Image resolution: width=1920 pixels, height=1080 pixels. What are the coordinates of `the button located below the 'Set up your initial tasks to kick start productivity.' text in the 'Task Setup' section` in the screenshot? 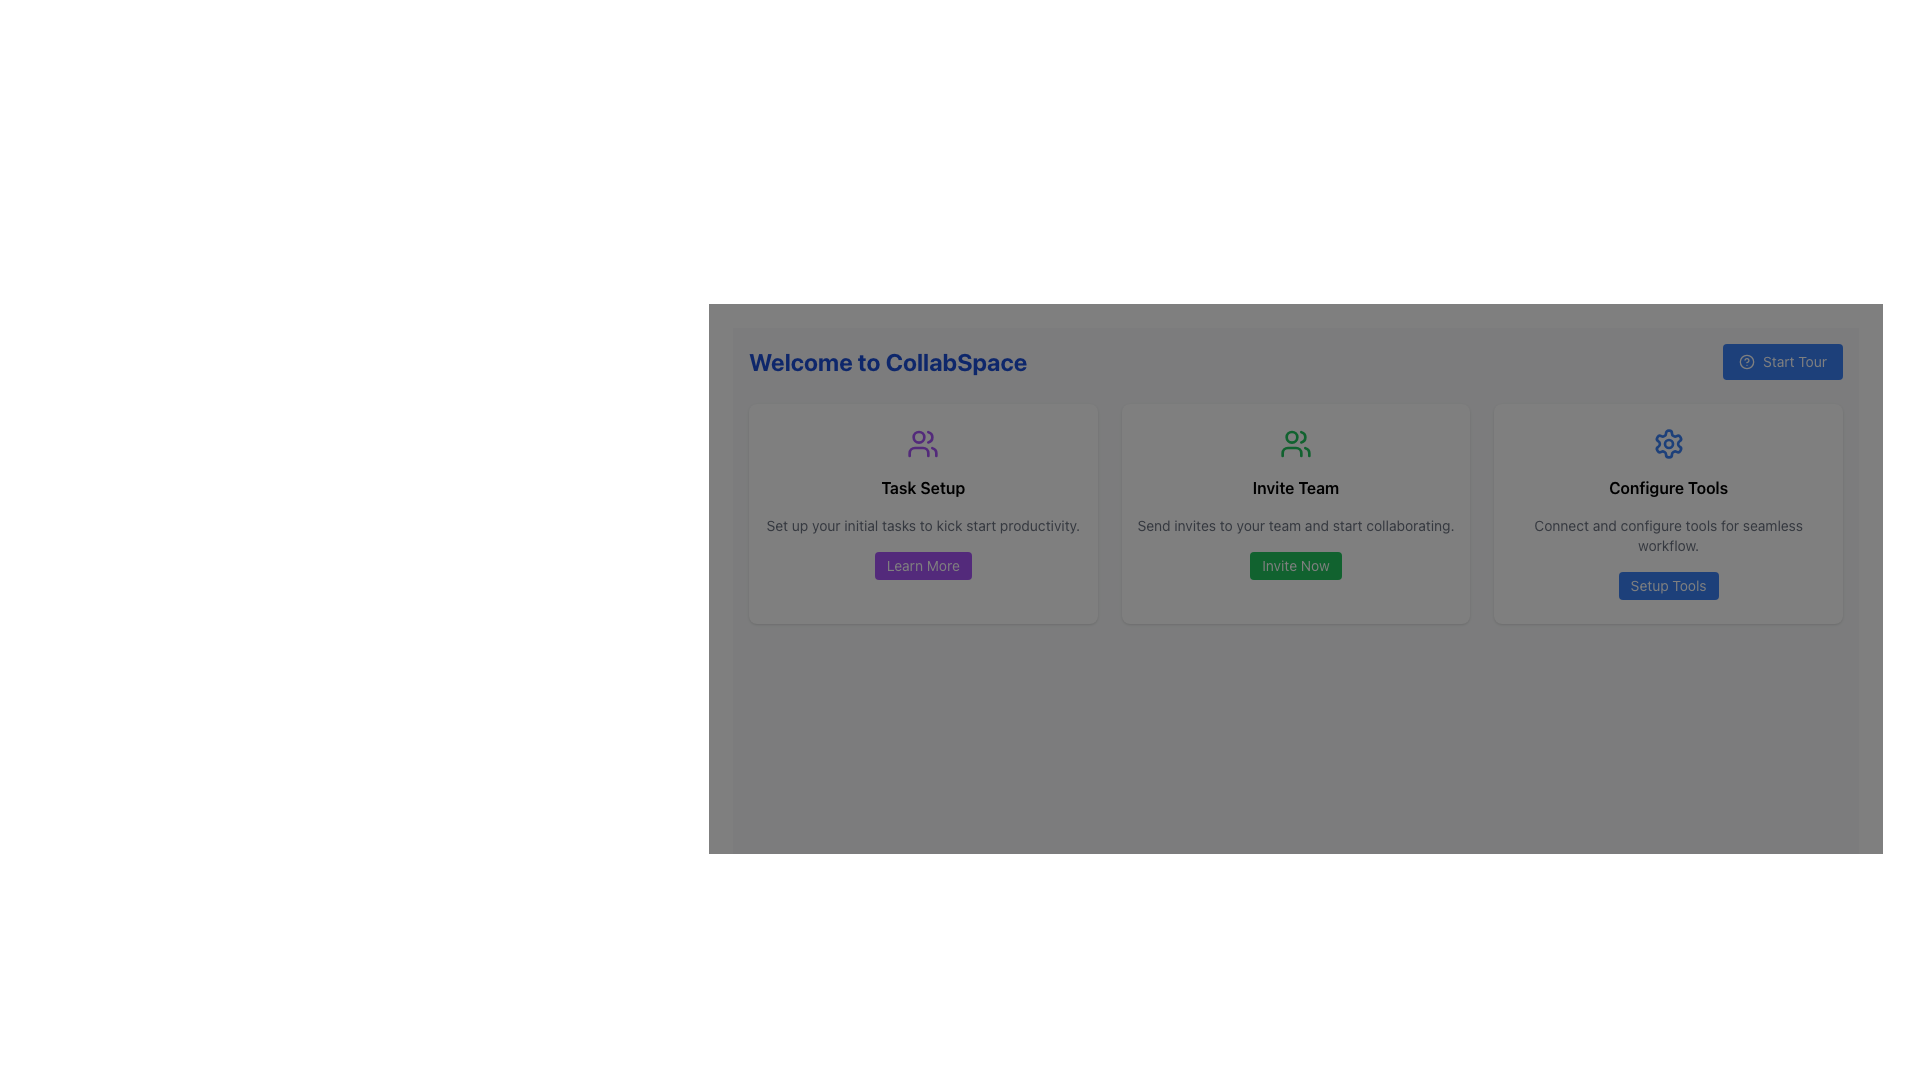 It's located at (922, 566).